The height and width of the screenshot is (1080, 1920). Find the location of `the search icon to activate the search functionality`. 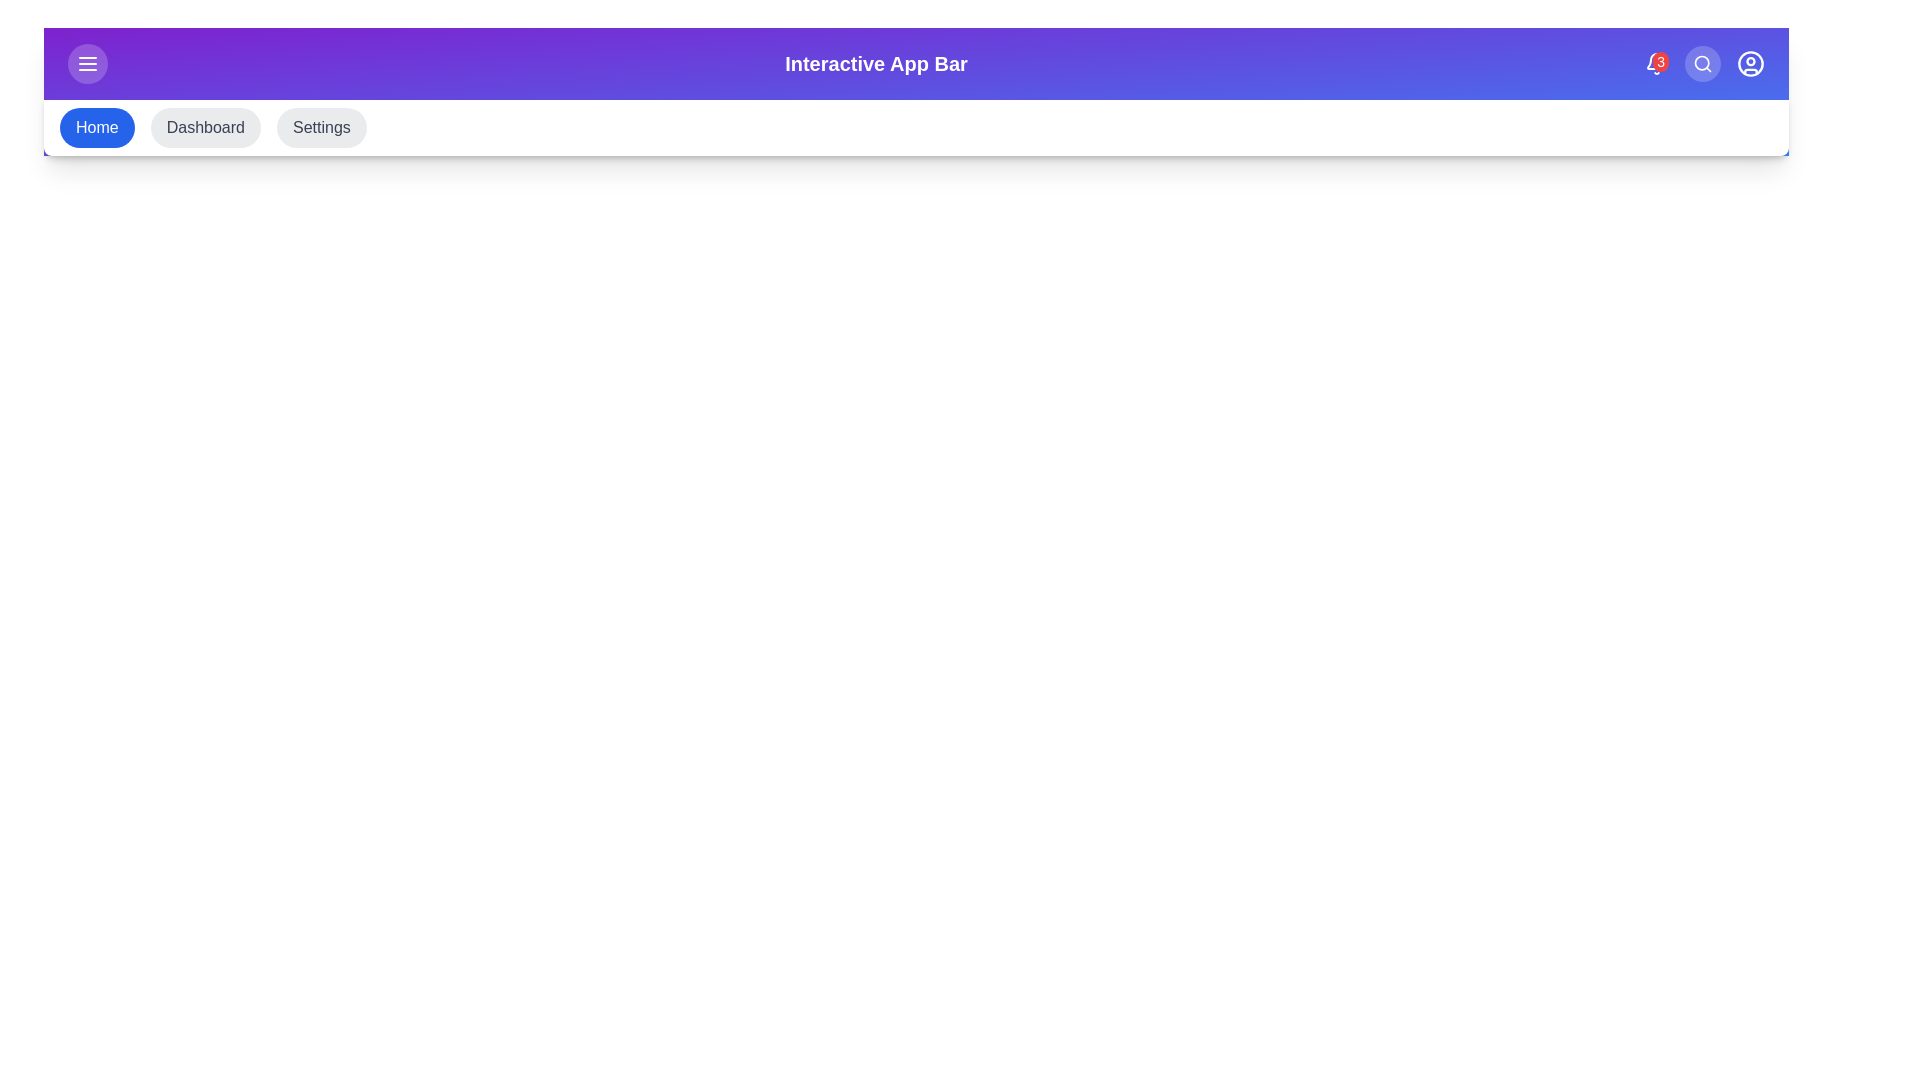

the search icon to activate the search functionality is located at coordinates (1702, 63).